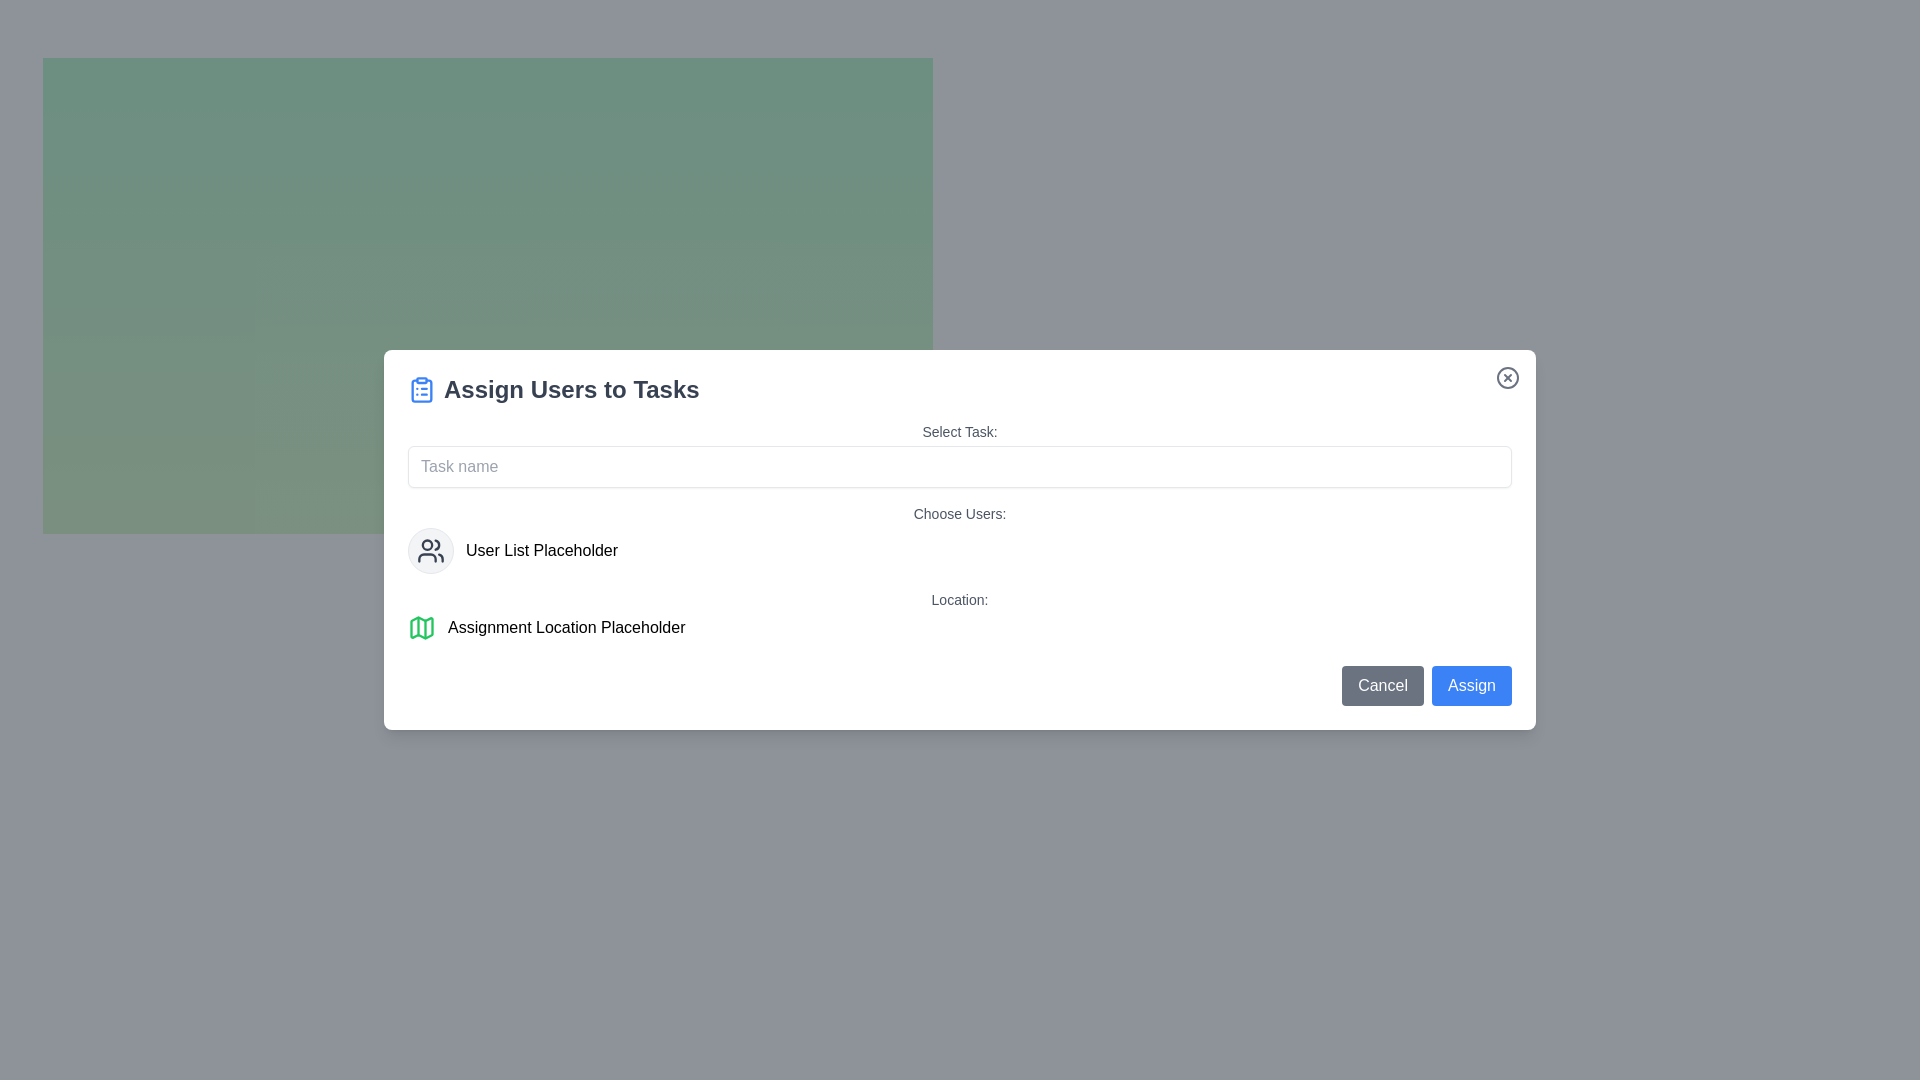  Describe the element at coordinates (1381, 685) in the screenshot. I see `the 'Cancel' button with gray background and white text` at that location.